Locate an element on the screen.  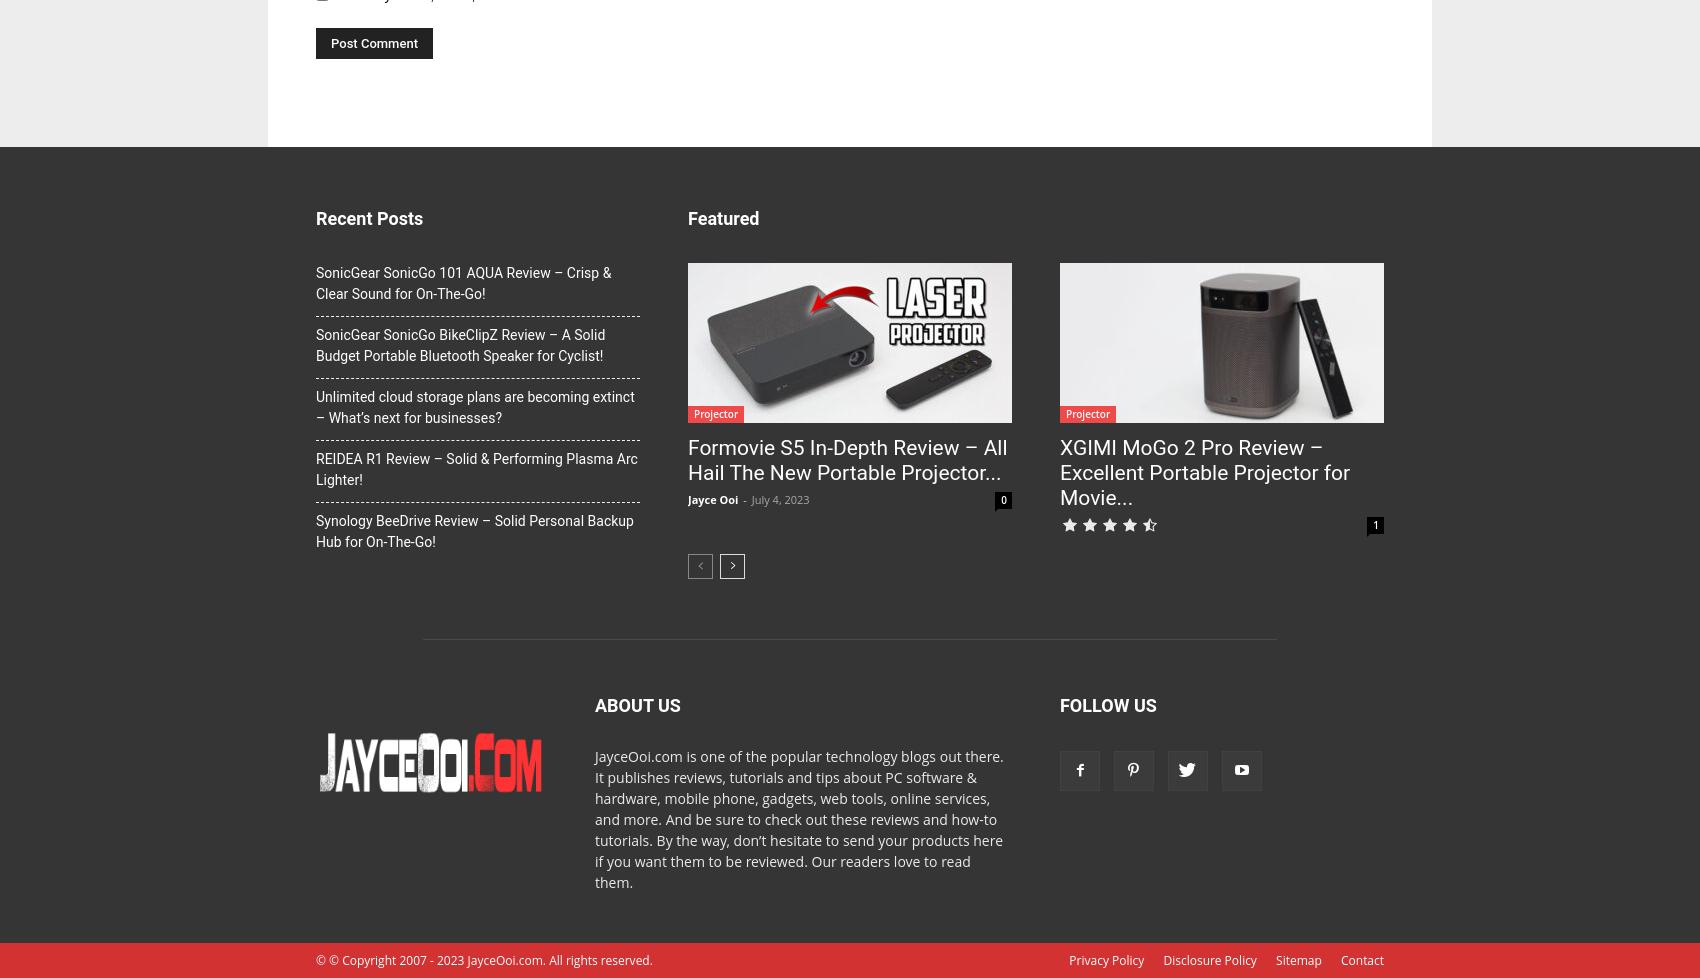
'Formovie S5 In-Depth Review – All Hail The New Portable Projector...' is located at coordinates (846, 459).